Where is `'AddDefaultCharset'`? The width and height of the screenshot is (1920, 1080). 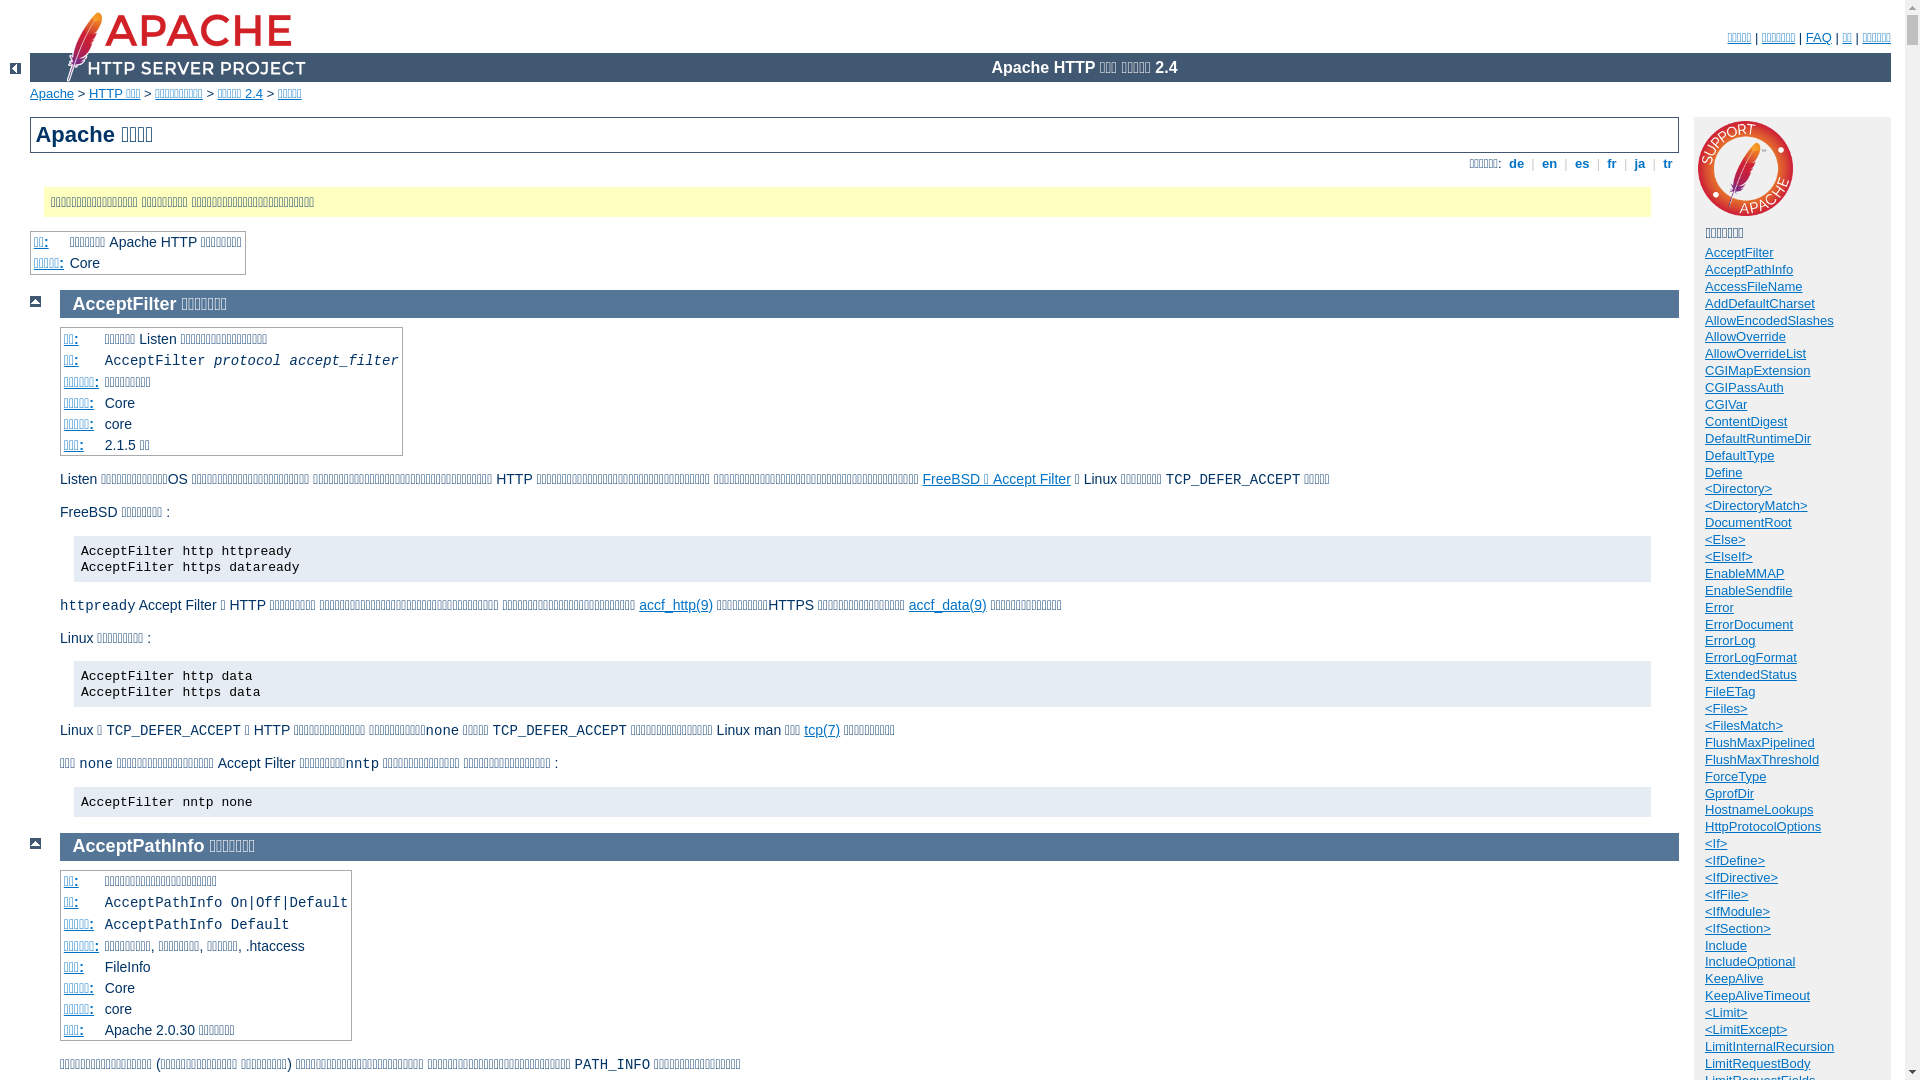 'AddDefaultCharset' is located at coordinates (1760, 303).